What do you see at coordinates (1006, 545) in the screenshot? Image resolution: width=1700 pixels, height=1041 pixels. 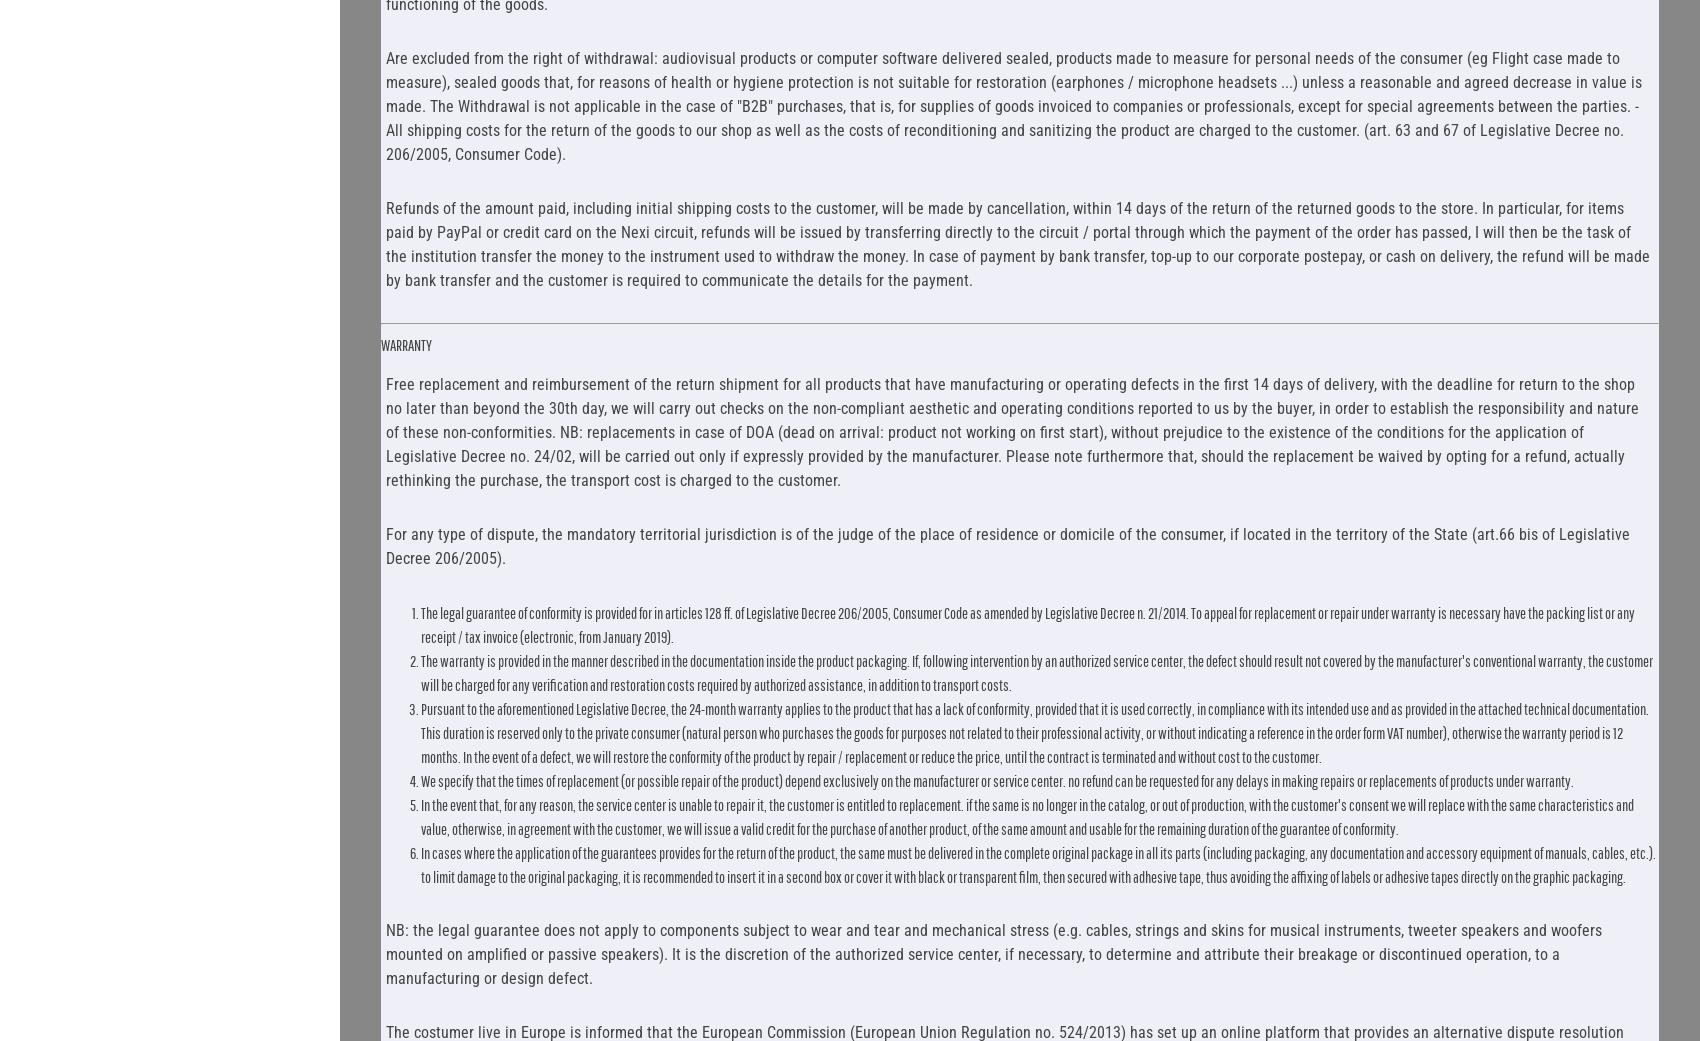 I see `'For any type of dispute, the mandatory territorial jurisdiction is of the judge of the place of residence or domicile of the consumer, if located in the territory of the State (art.66 bis of Legislative Decree 206/2005).'` at bounding box center [1006, 545].